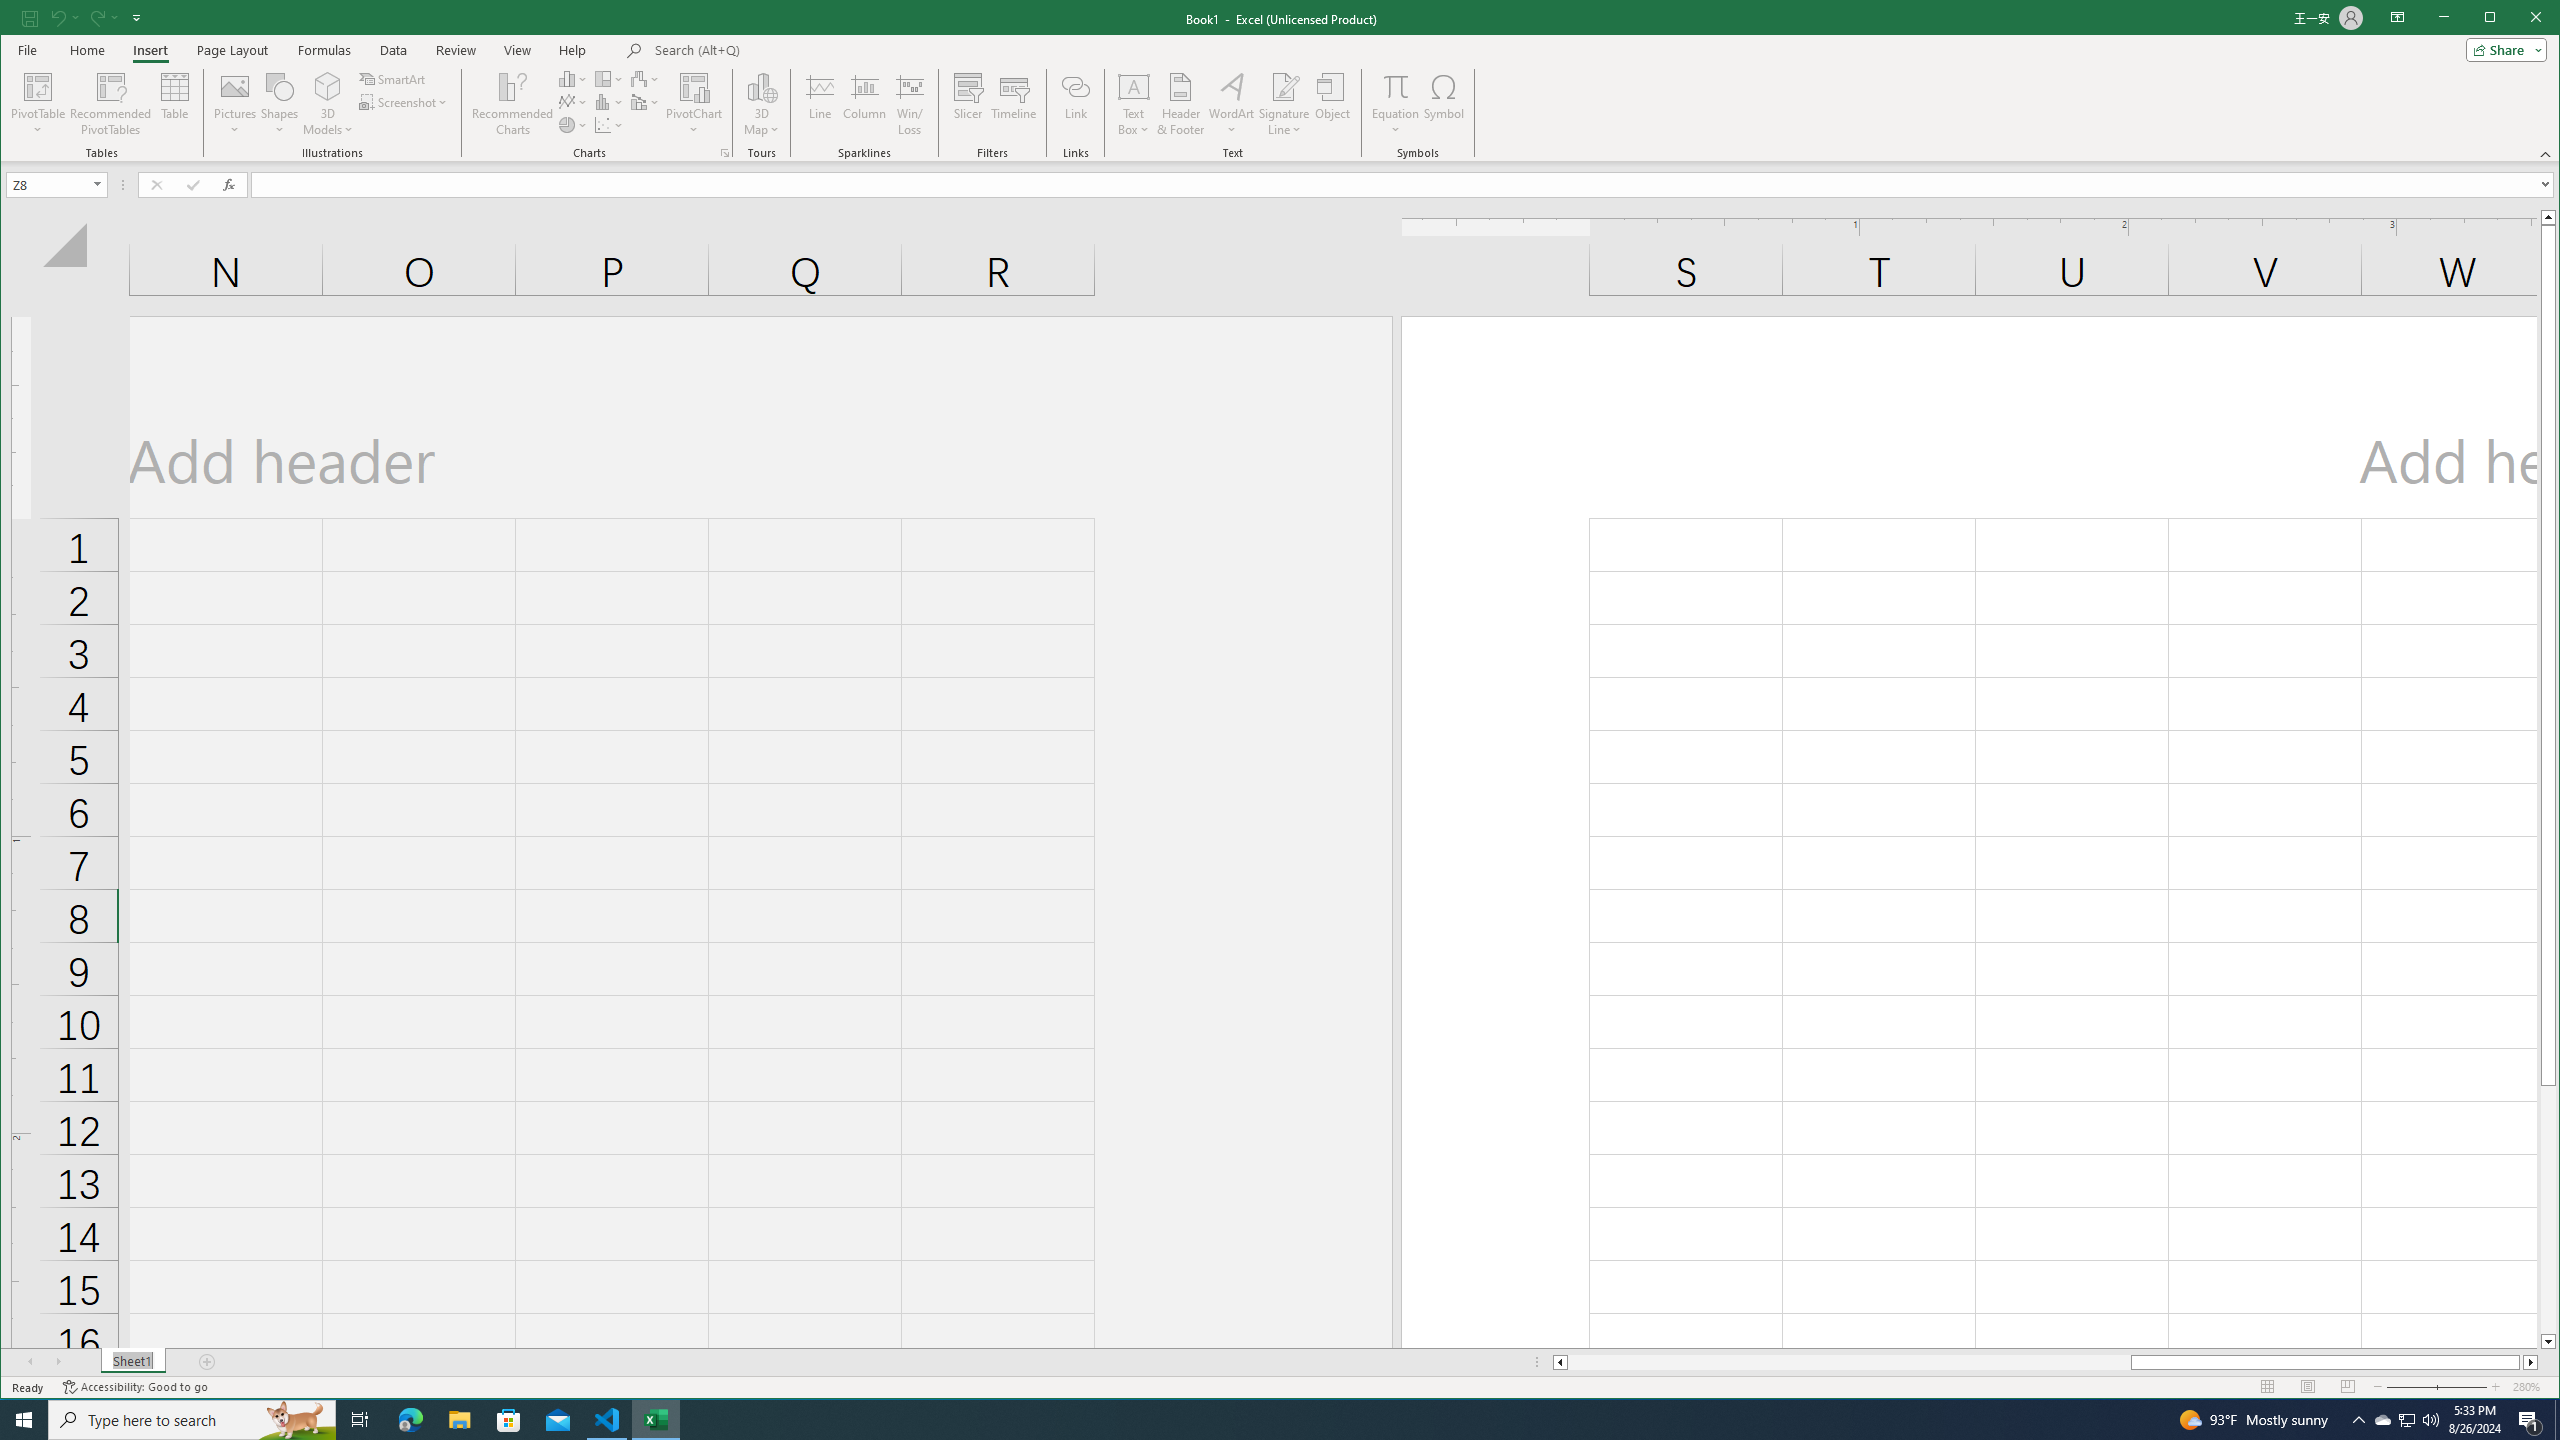 Image resolution: width=2560 pixels, height=1440 pixels. Describe the element at coordinates (175, 103) in the screenshot. I see `'Table'` at that location.